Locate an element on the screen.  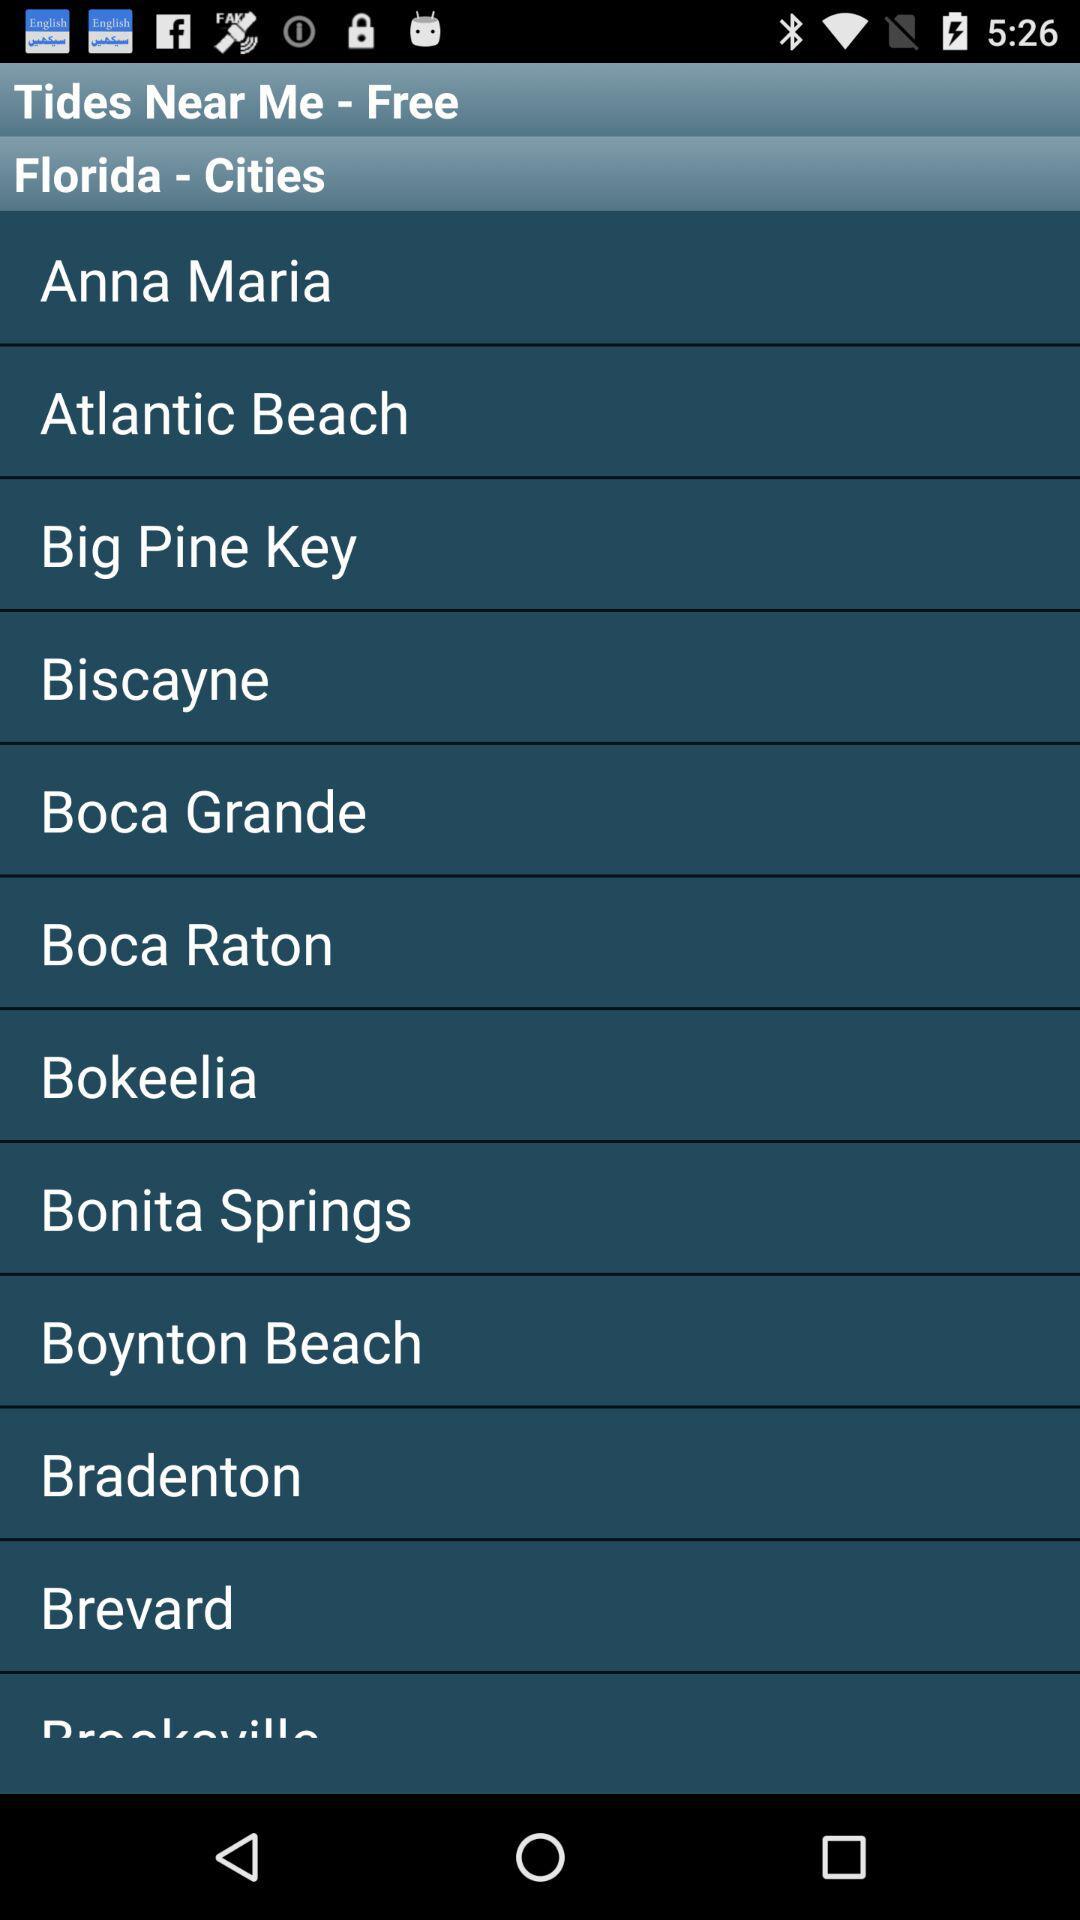
bonita springs is located at coordinates (540, 1206).